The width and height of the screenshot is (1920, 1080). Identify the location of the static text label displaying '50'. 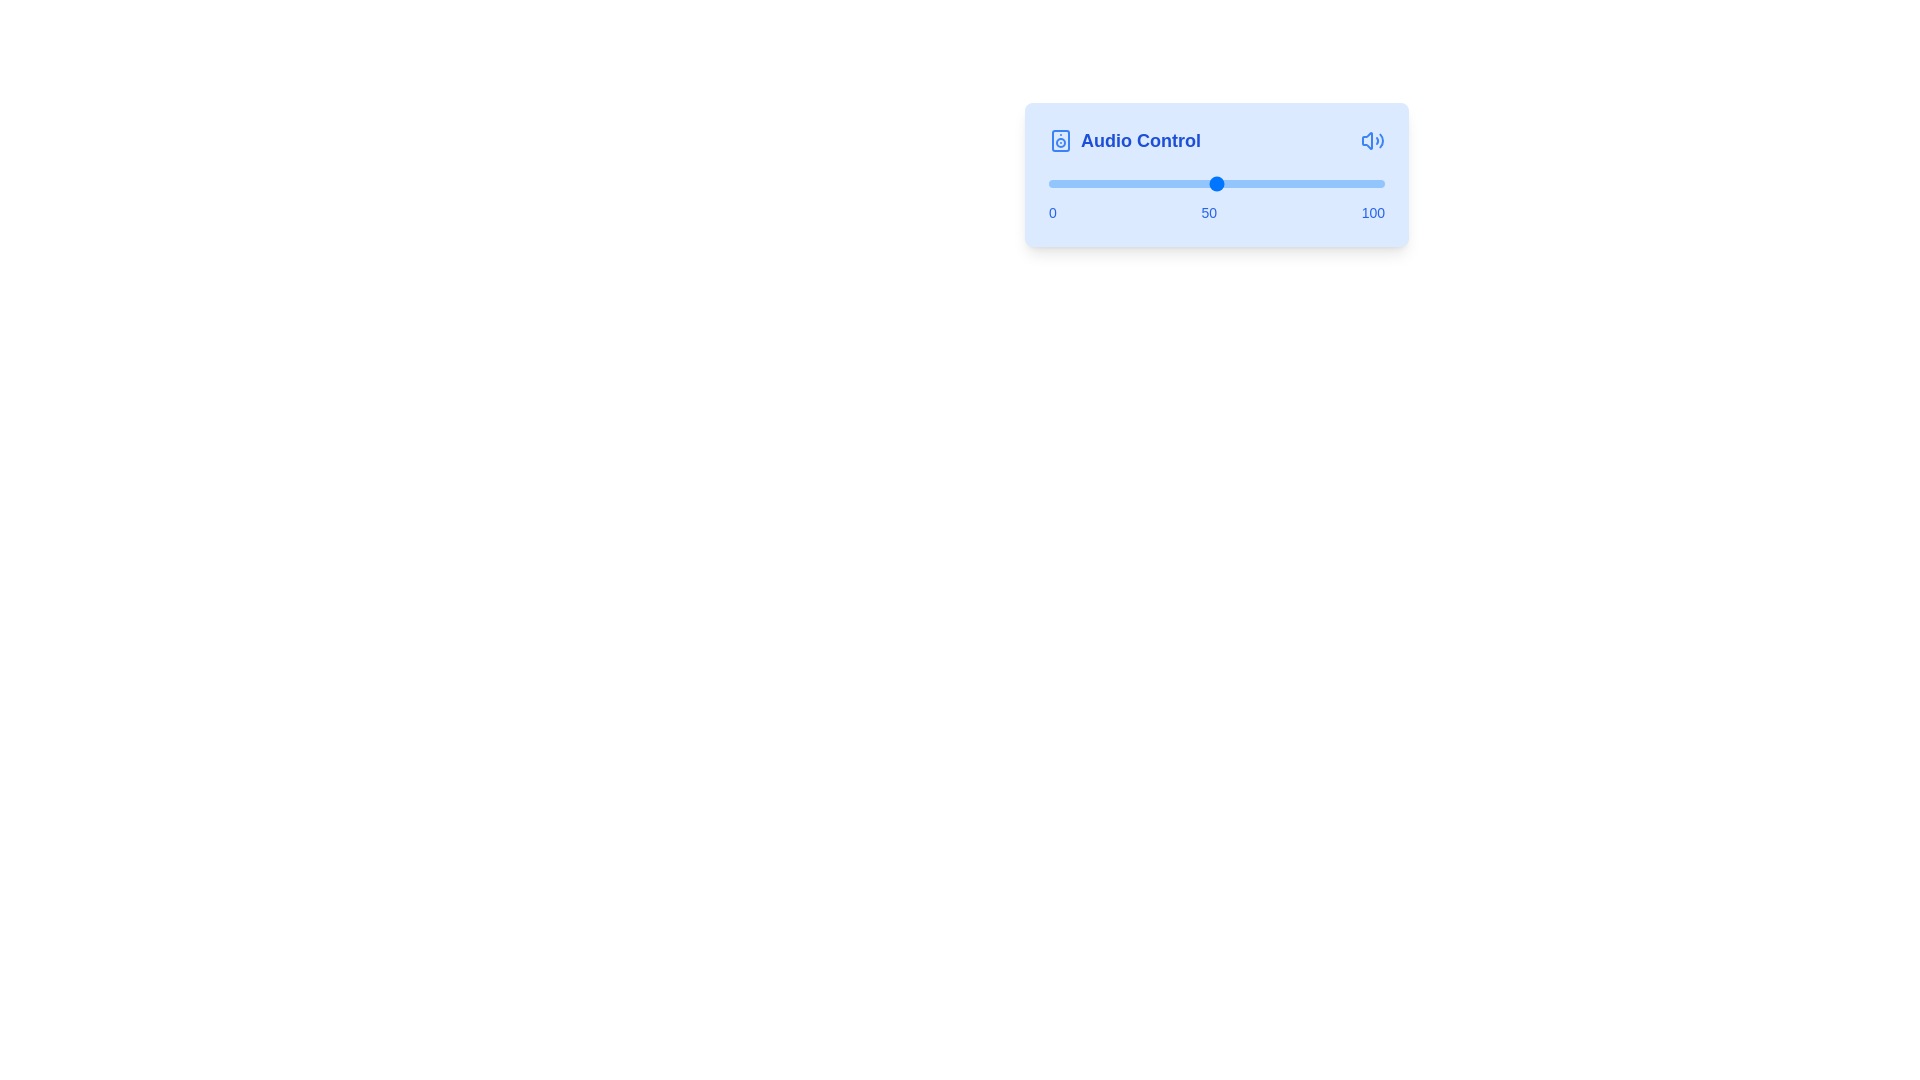
(1208, 212).